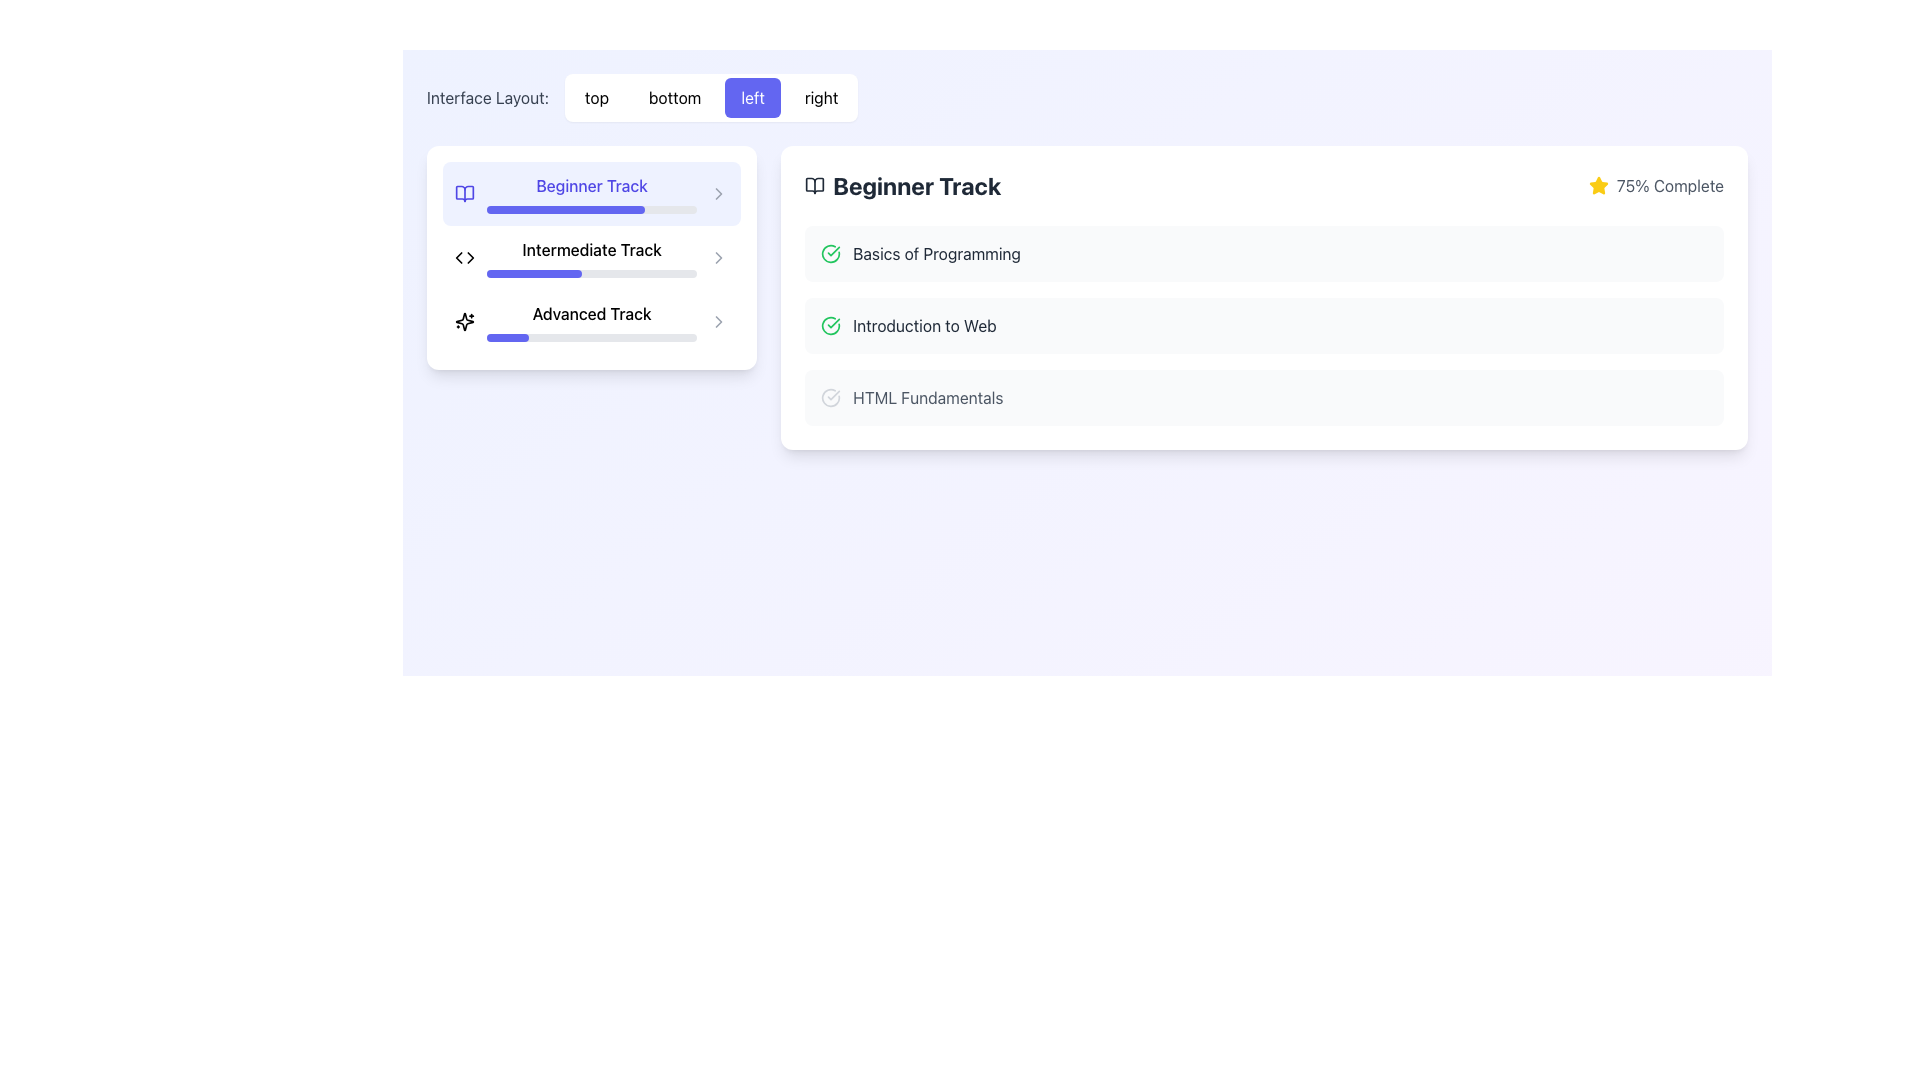  What do you see at coordinates (591, 257) in the screenshot?
I see `the 'Intermediate Track' button which is styled with a white background and rounded edges, positioned in the middle of a vertical list of course tracks` at bounding box center [591, 257].